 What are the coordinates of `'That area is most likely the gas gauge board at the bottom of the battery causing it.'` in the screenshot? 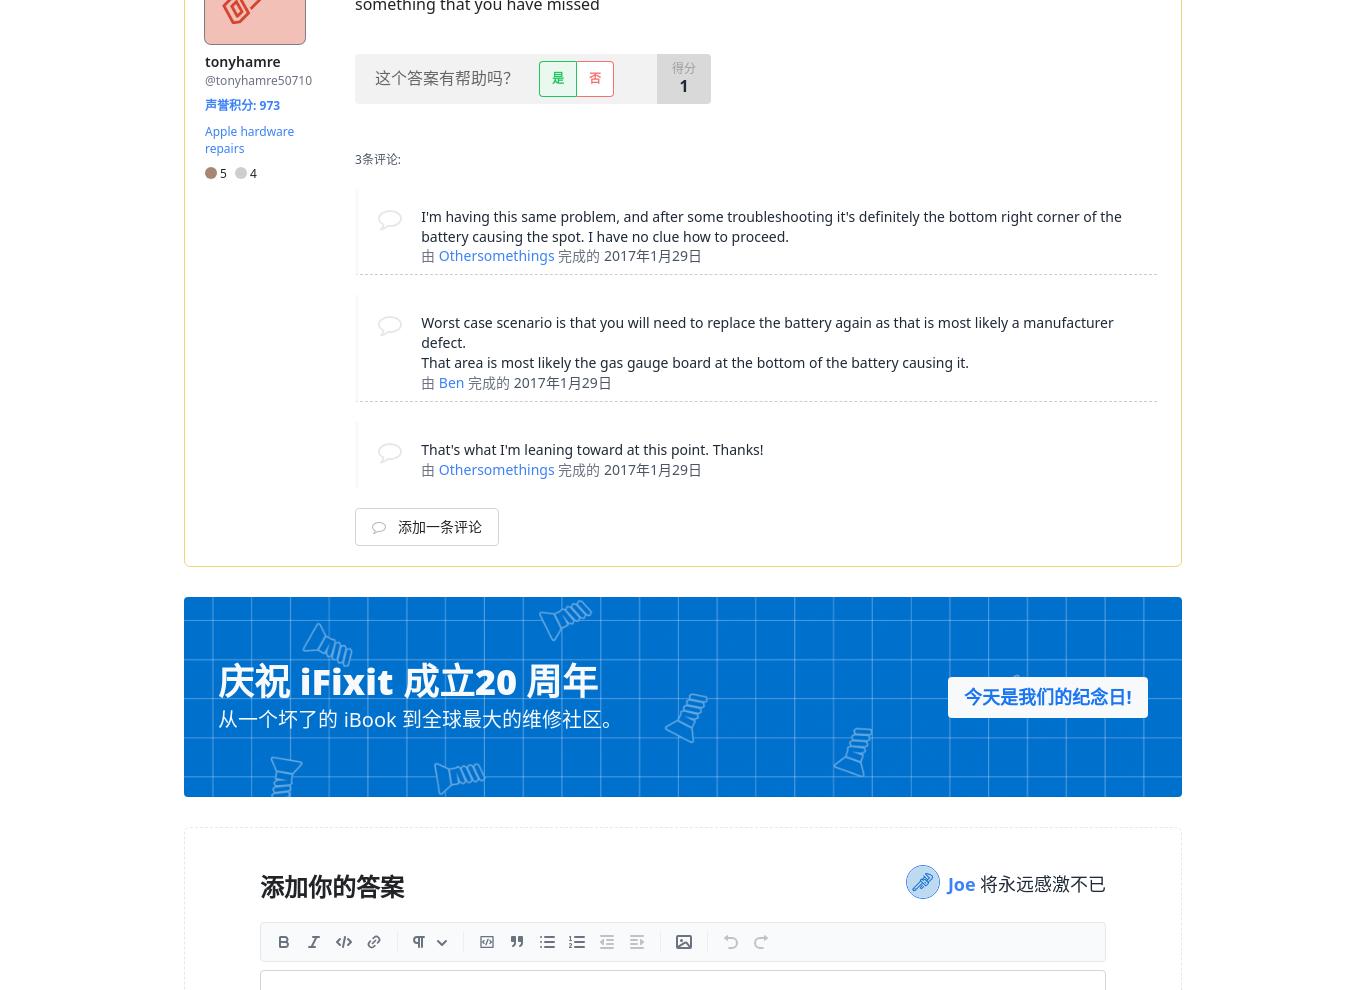 It's located at (420, 362).